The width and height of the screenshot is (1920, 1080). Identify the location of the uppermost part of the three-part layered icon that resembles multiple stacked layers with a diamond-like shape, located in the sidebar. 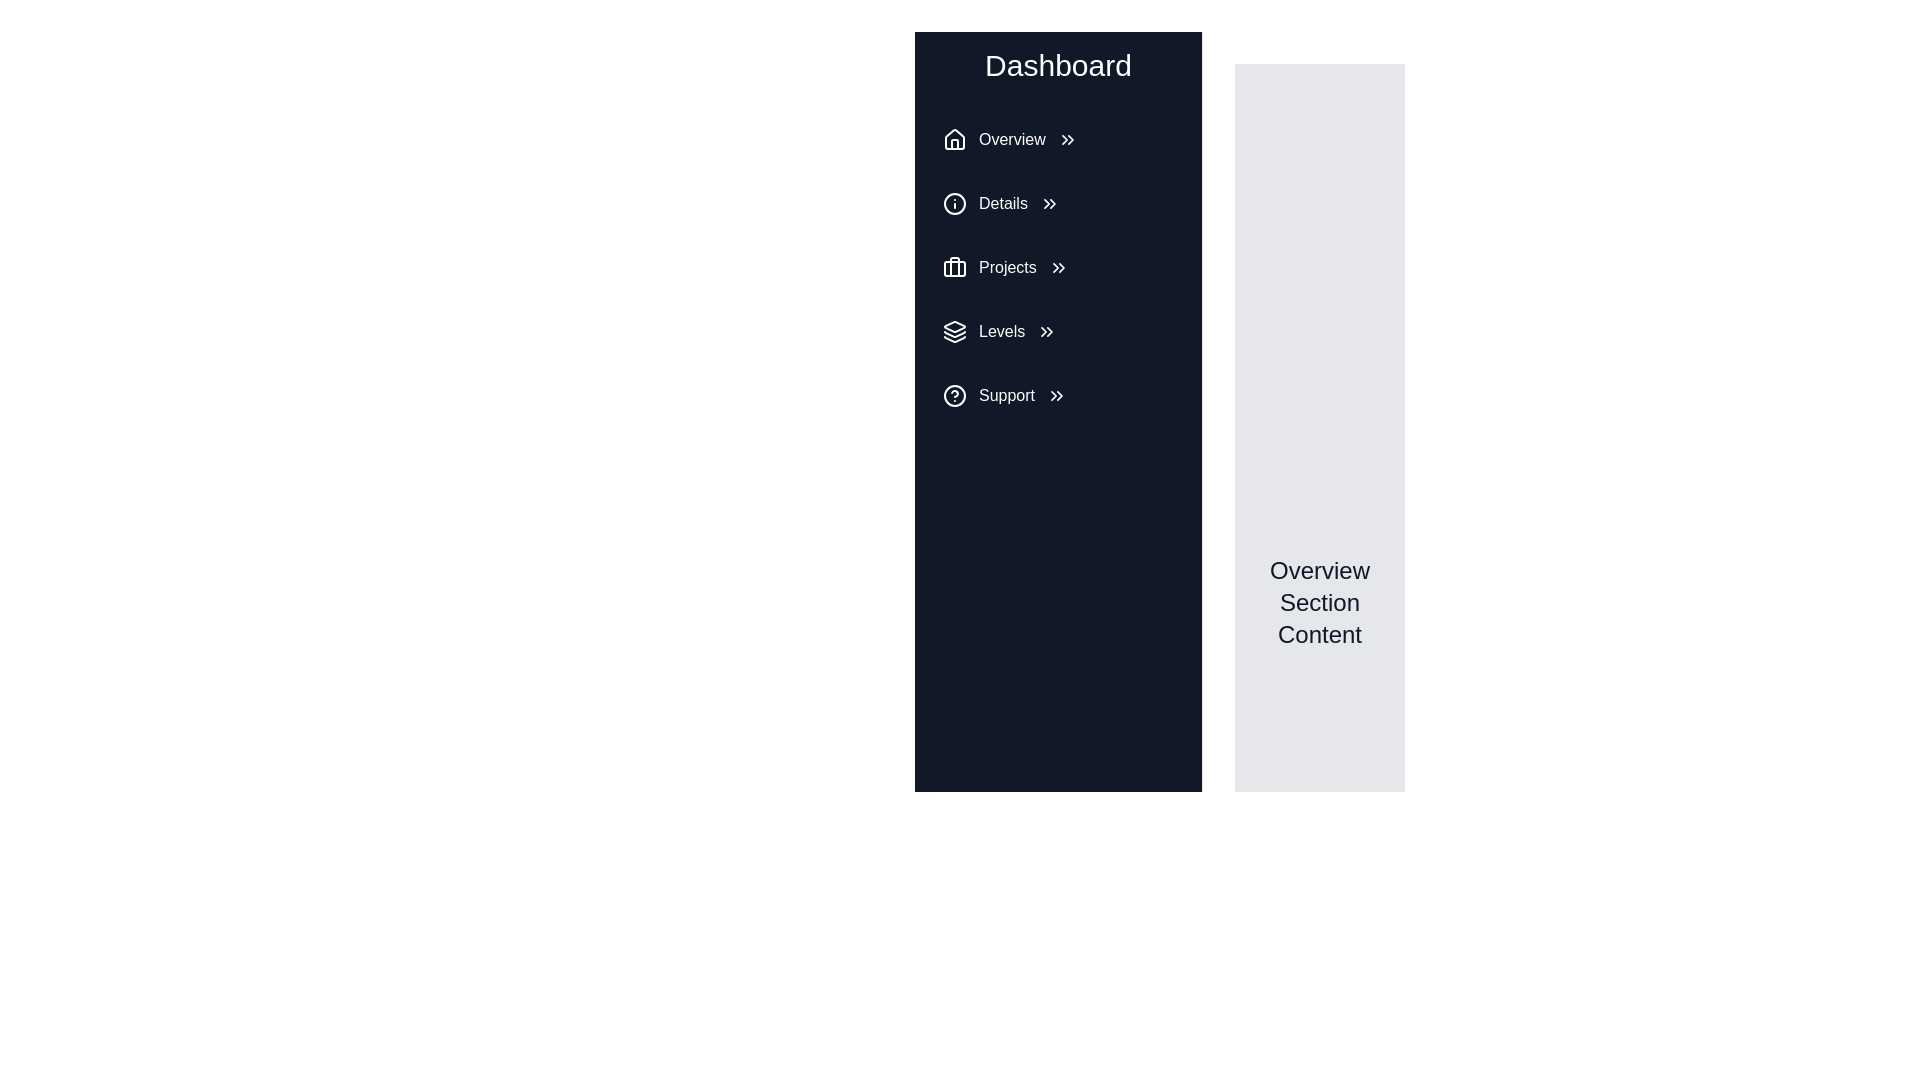
(954, 326).